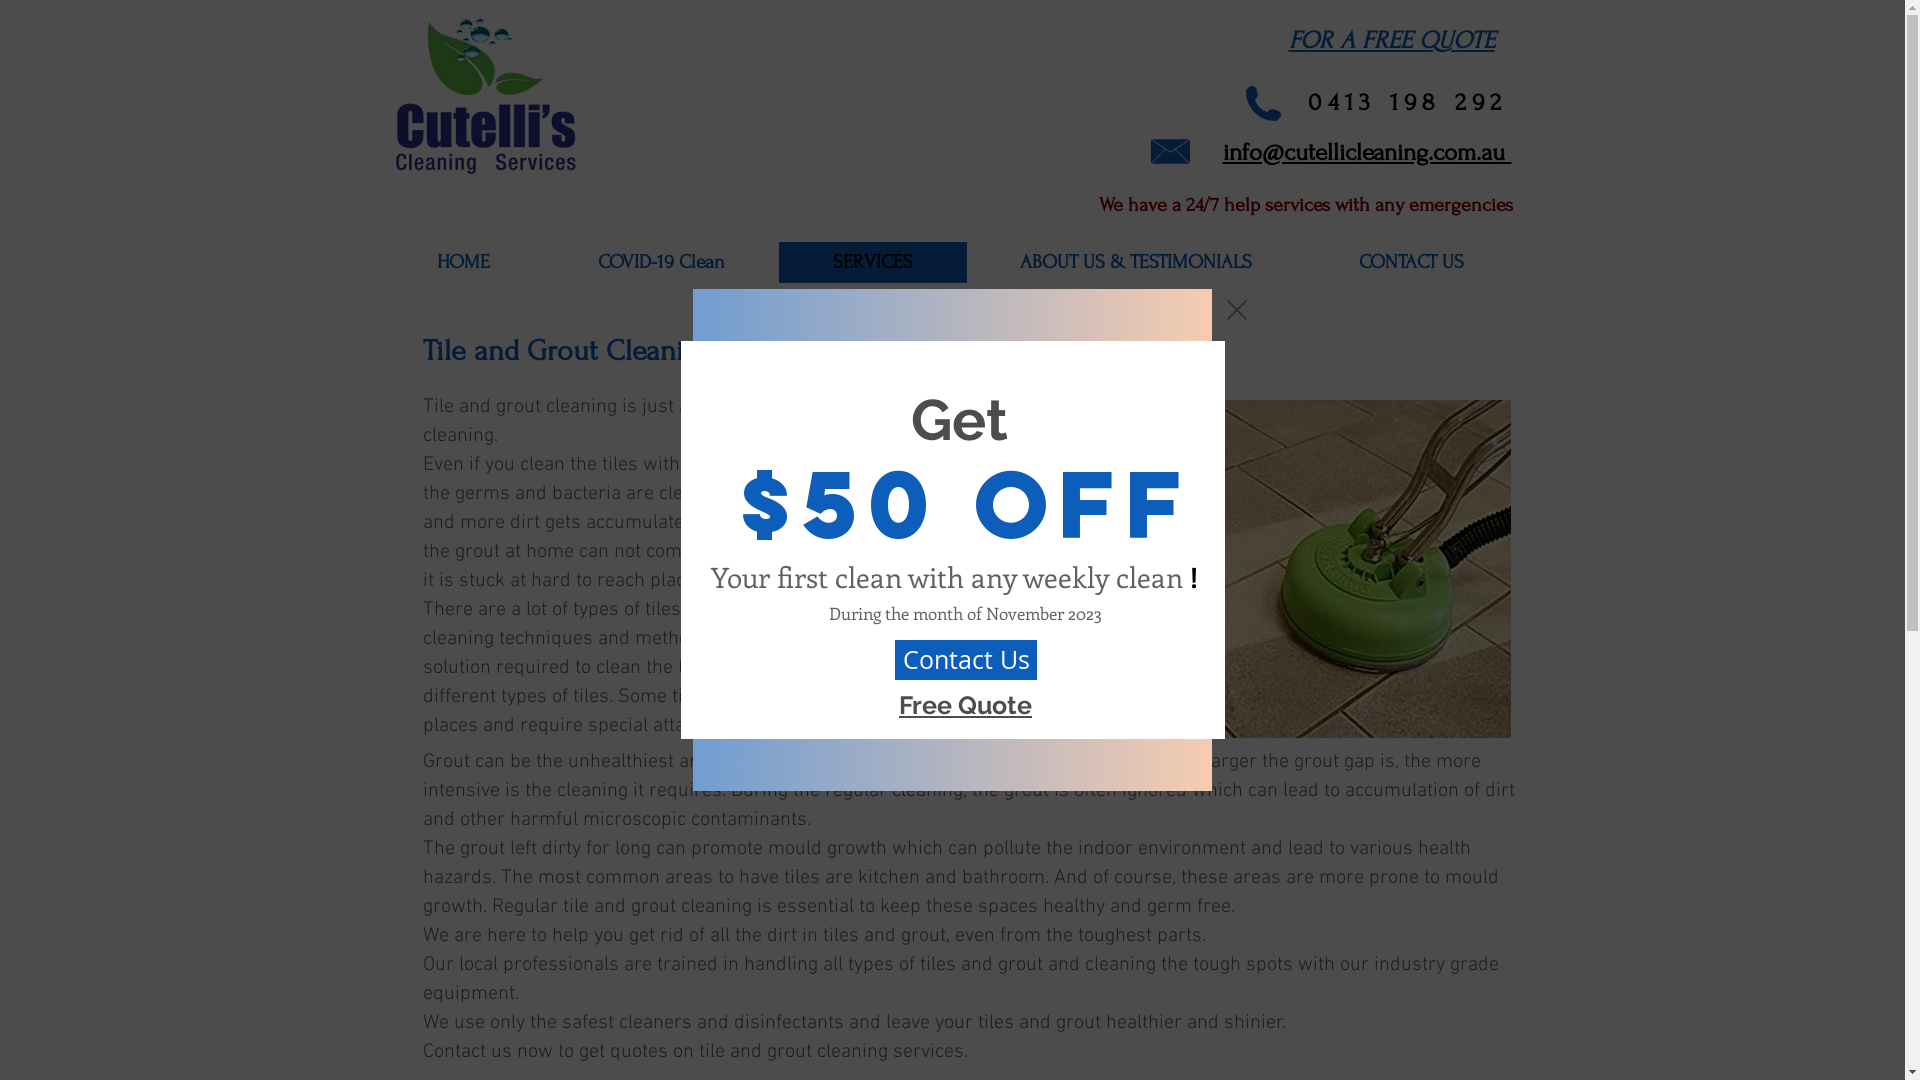 This screenshot has width=1920, height=1080. What do you see at coordinates (872, 261) in the screenshot?
I see `'SERVICES'` at bounding box center [872, 261].